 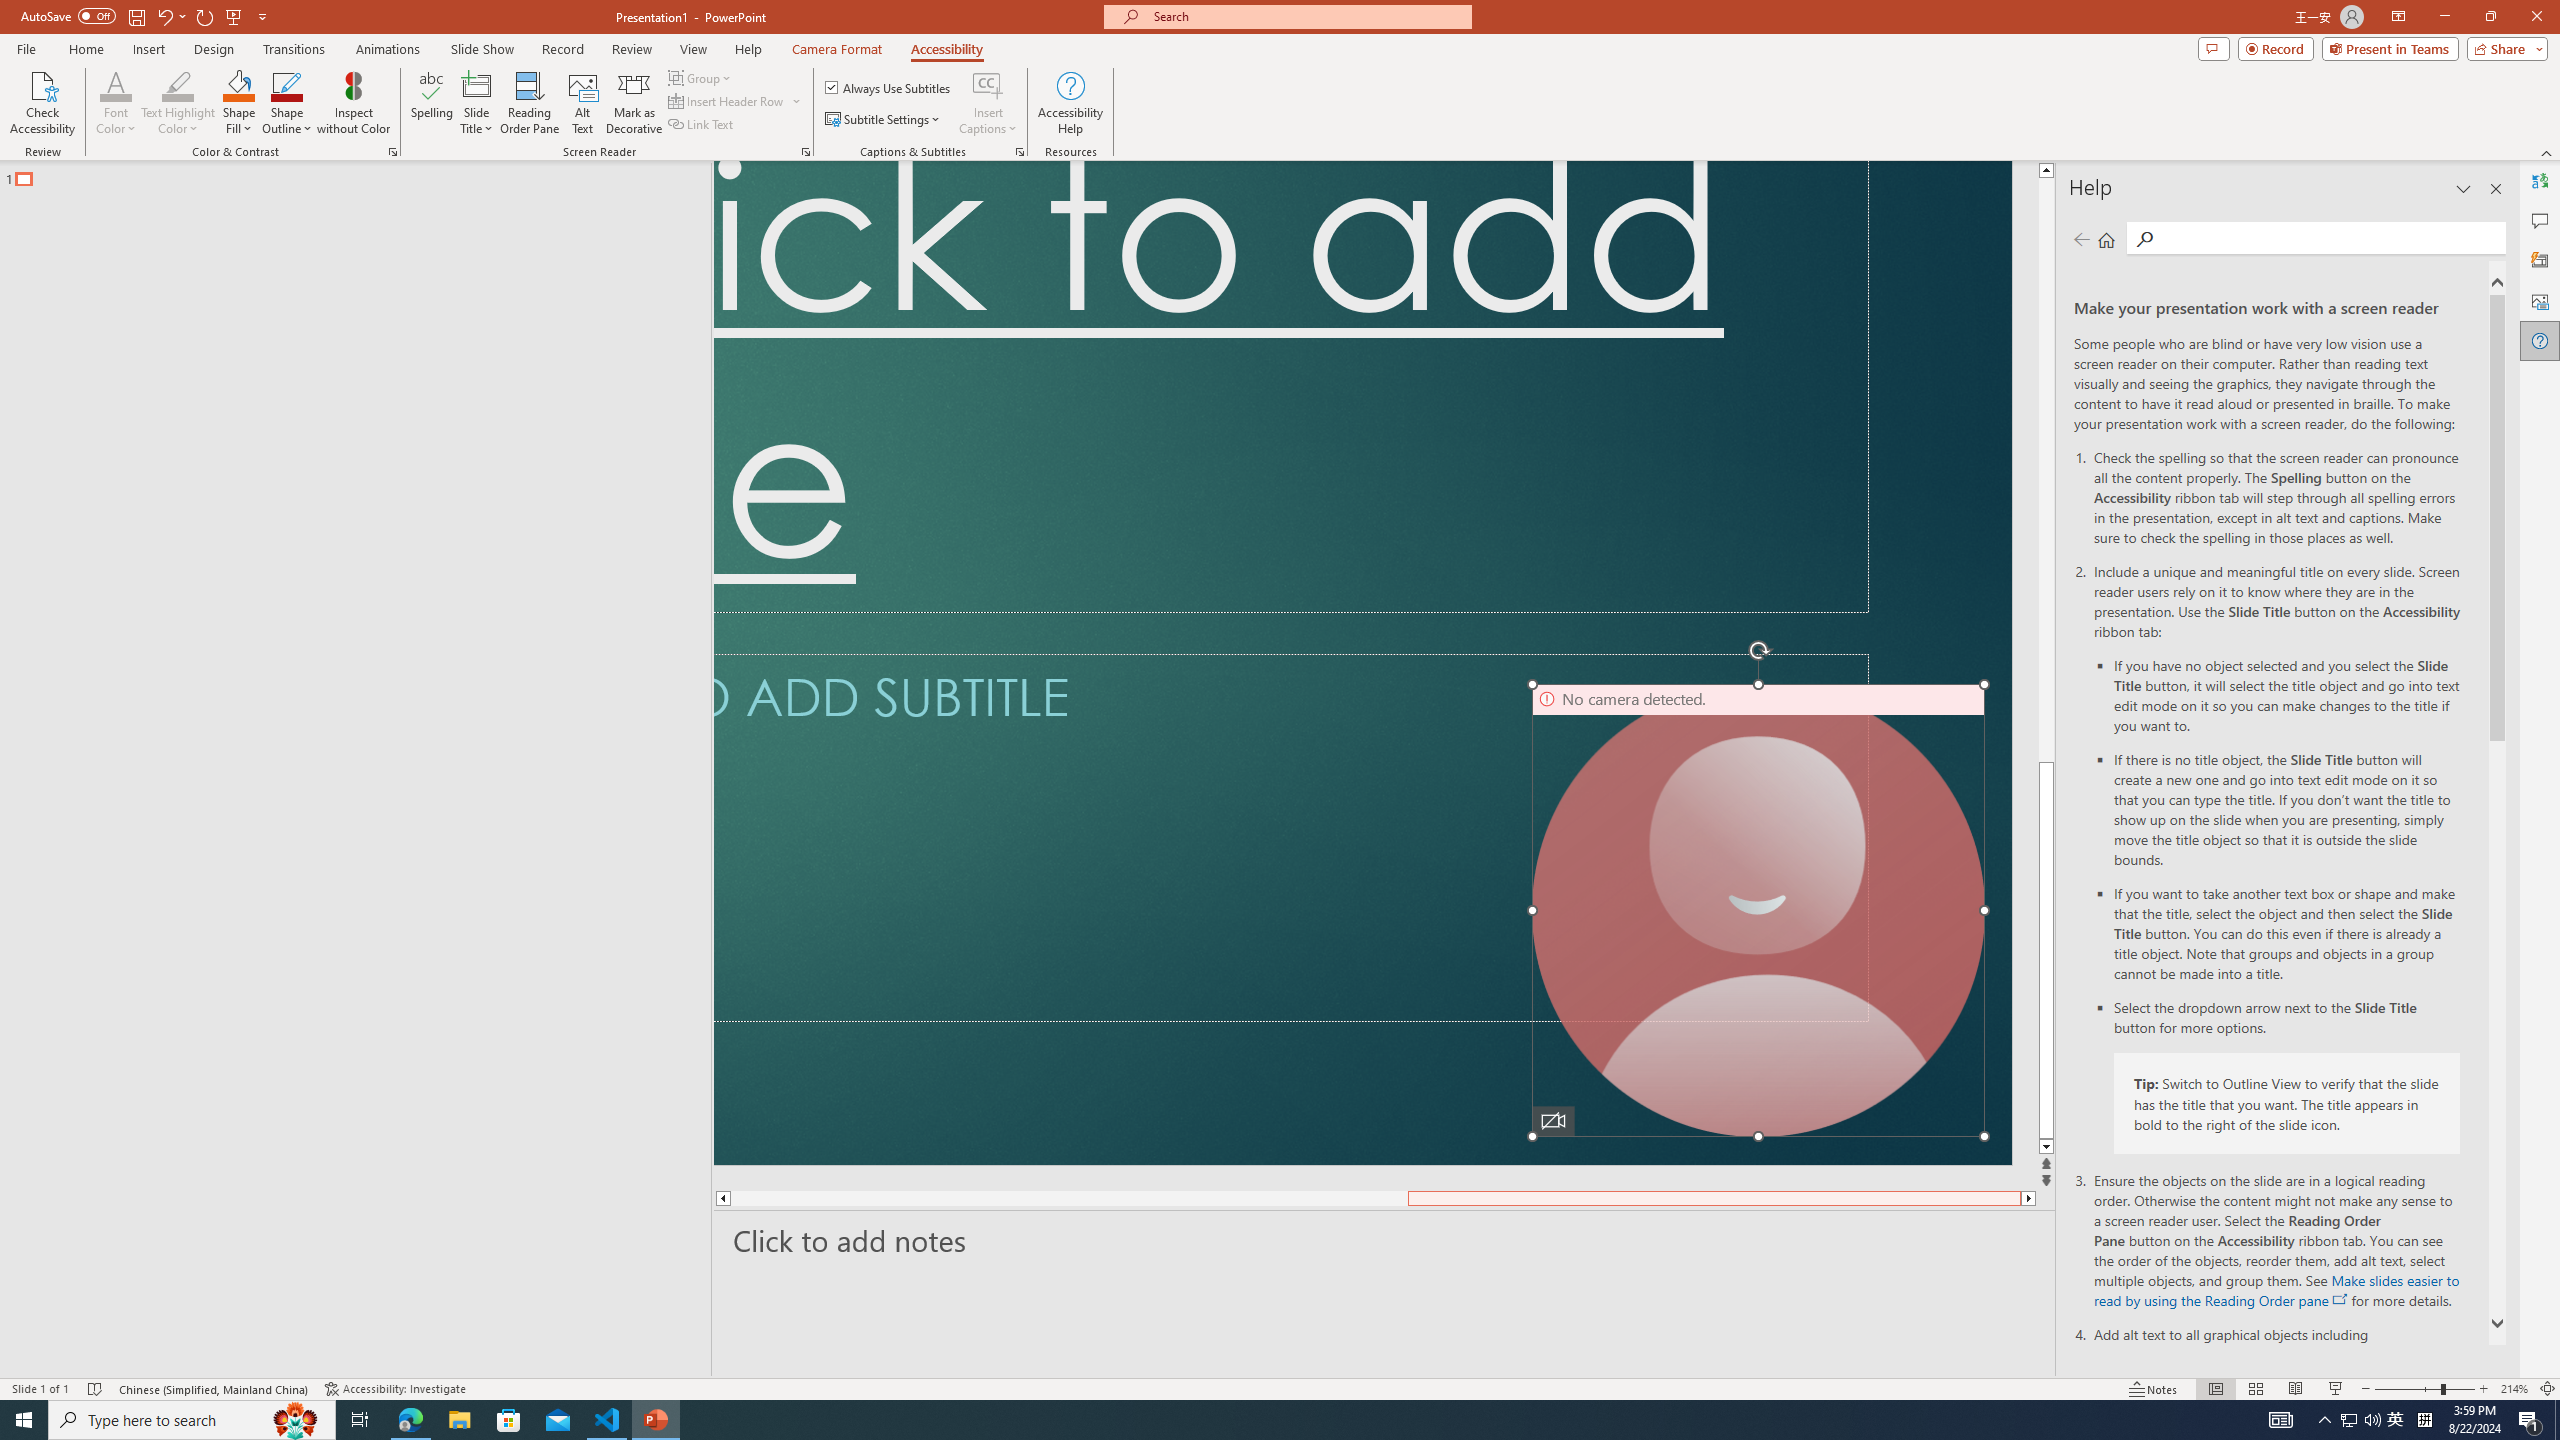 What do you see at coordinates (391, 150) in the screenshot?
I see `'Color & Contrast'` at bounding box center [391, 150].